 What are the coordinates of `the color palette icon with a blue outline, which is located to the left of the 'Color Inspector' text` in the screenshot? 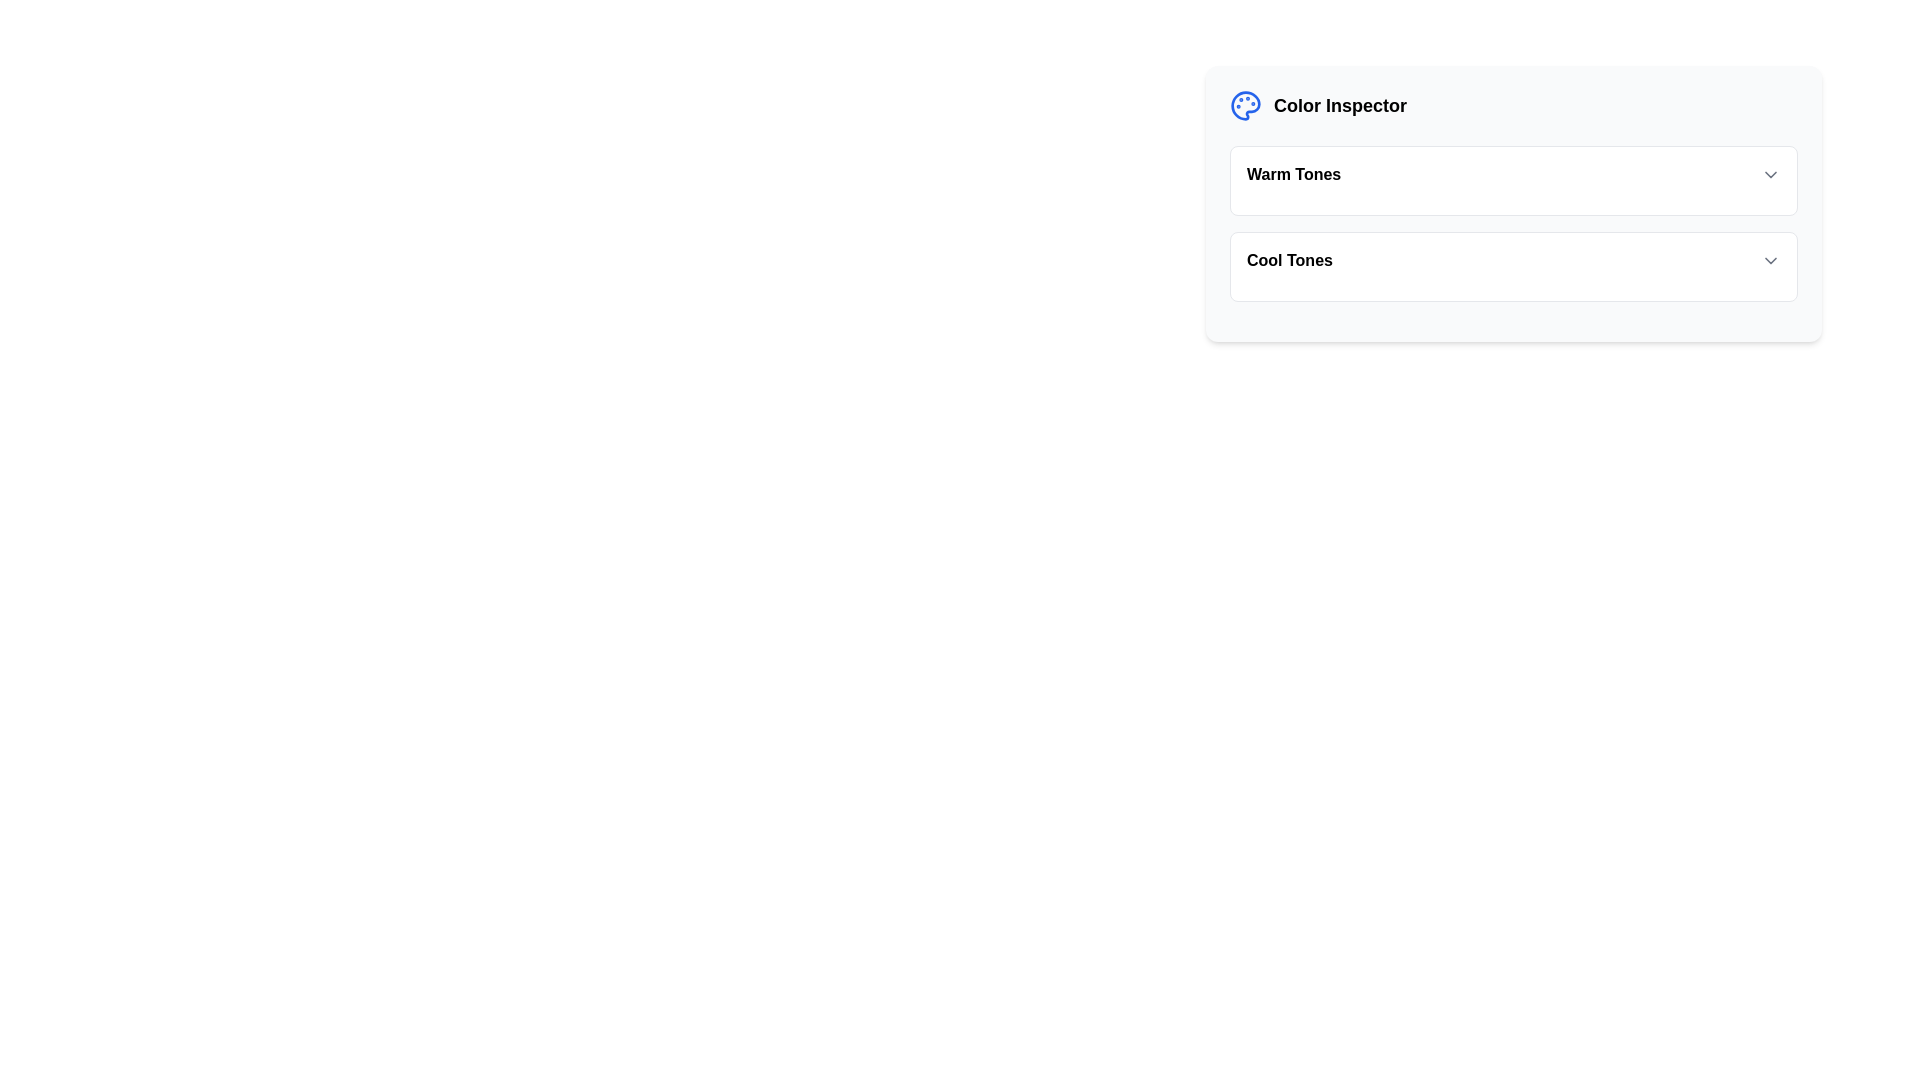 It's located at (1245, 105).